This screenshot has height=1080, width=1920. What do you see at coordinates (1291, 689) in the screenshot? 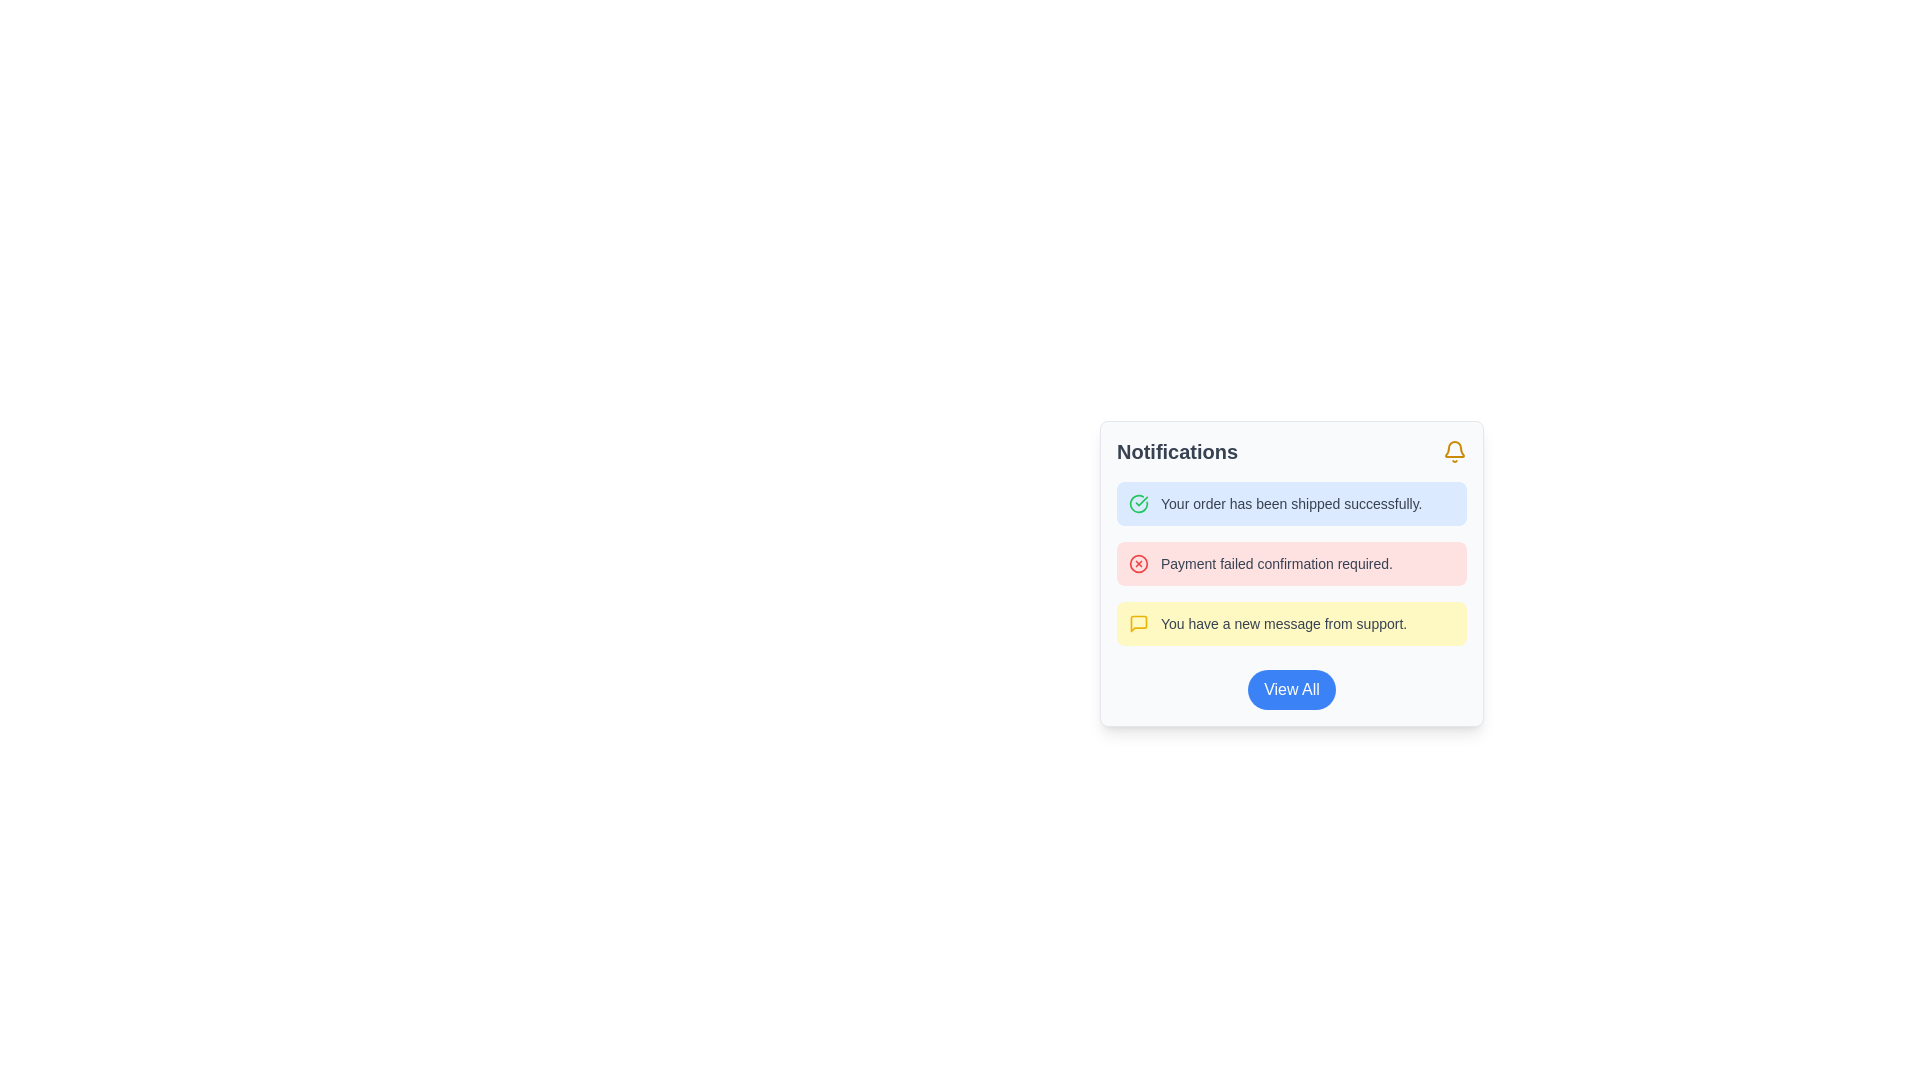
I see `the notifications button located at the center-bottom of the Notifications card` at bounding box center [1291, 689].